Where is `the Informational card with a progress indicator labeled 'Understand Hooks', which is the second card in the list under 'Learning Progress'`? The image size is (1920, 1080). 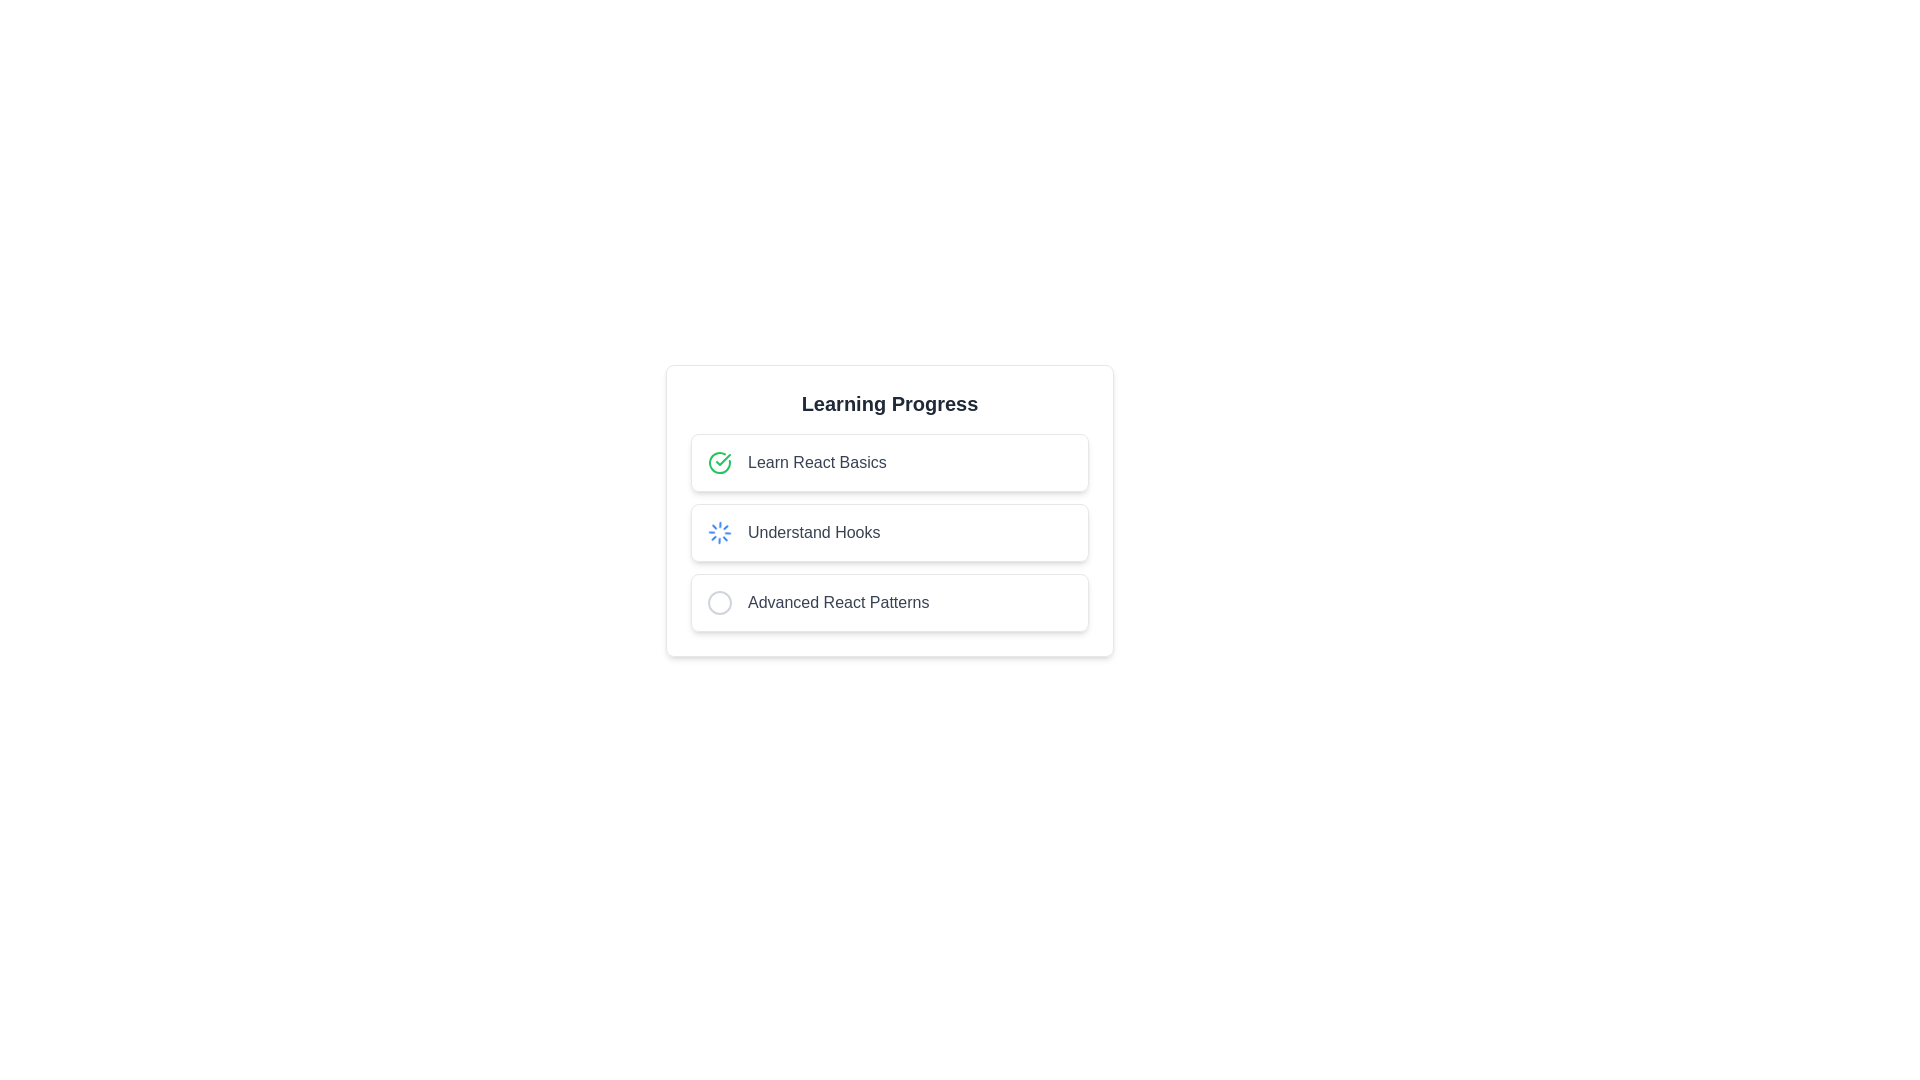
the Informational card with a progress indicator labeled 'Understand Hooks', which is the second card in the list under 'Learning Progress' is located at coordinates (888, 509).